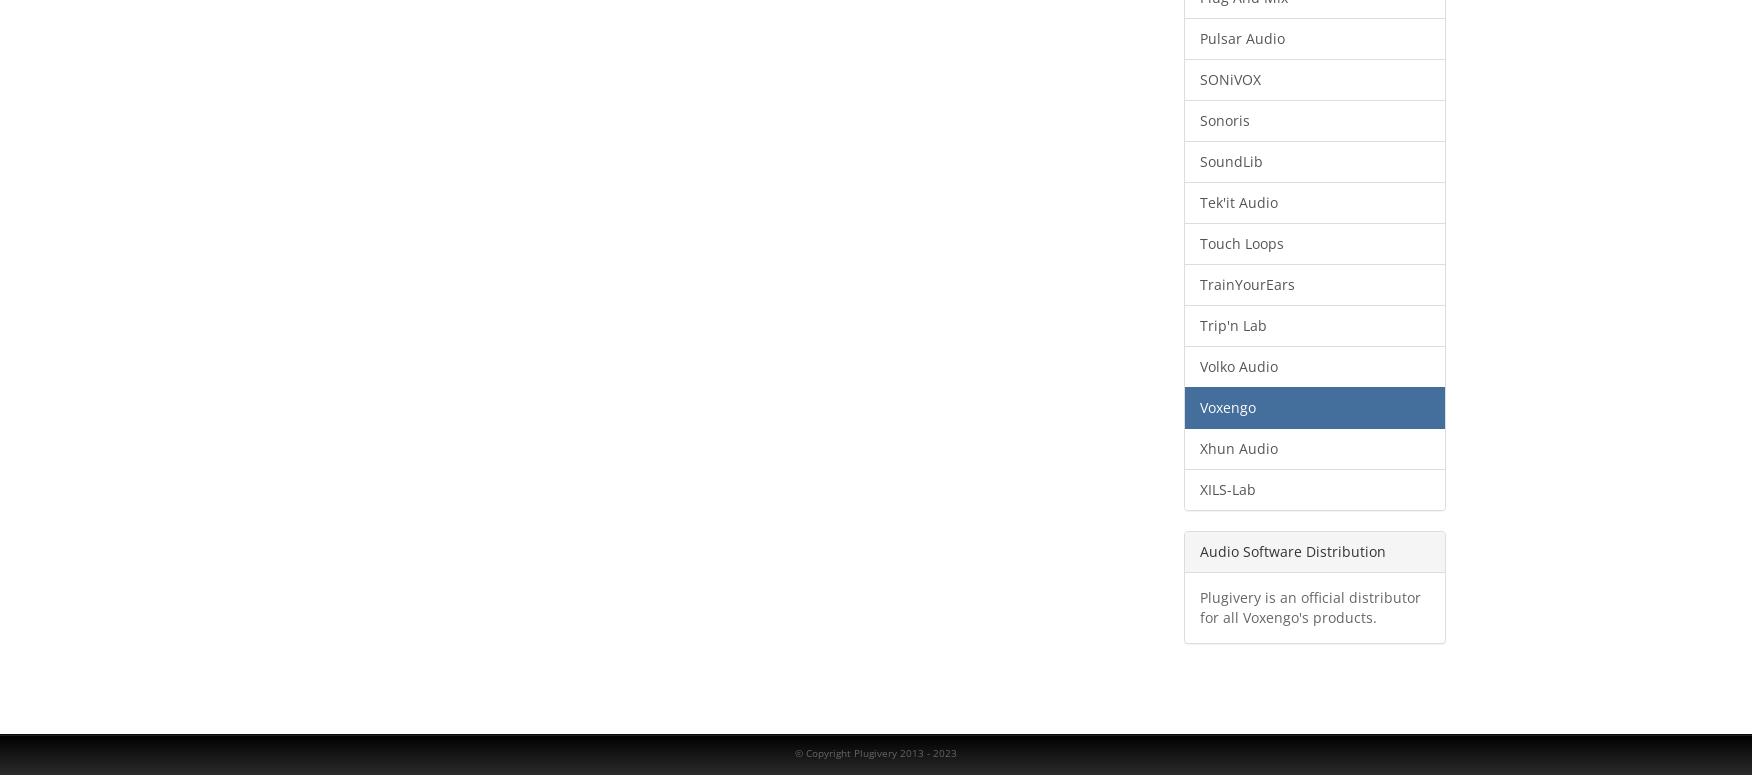  Describe the element at coordinates (1226, 488) in the screenshot. I see `'XILS-Lab'` at that location.